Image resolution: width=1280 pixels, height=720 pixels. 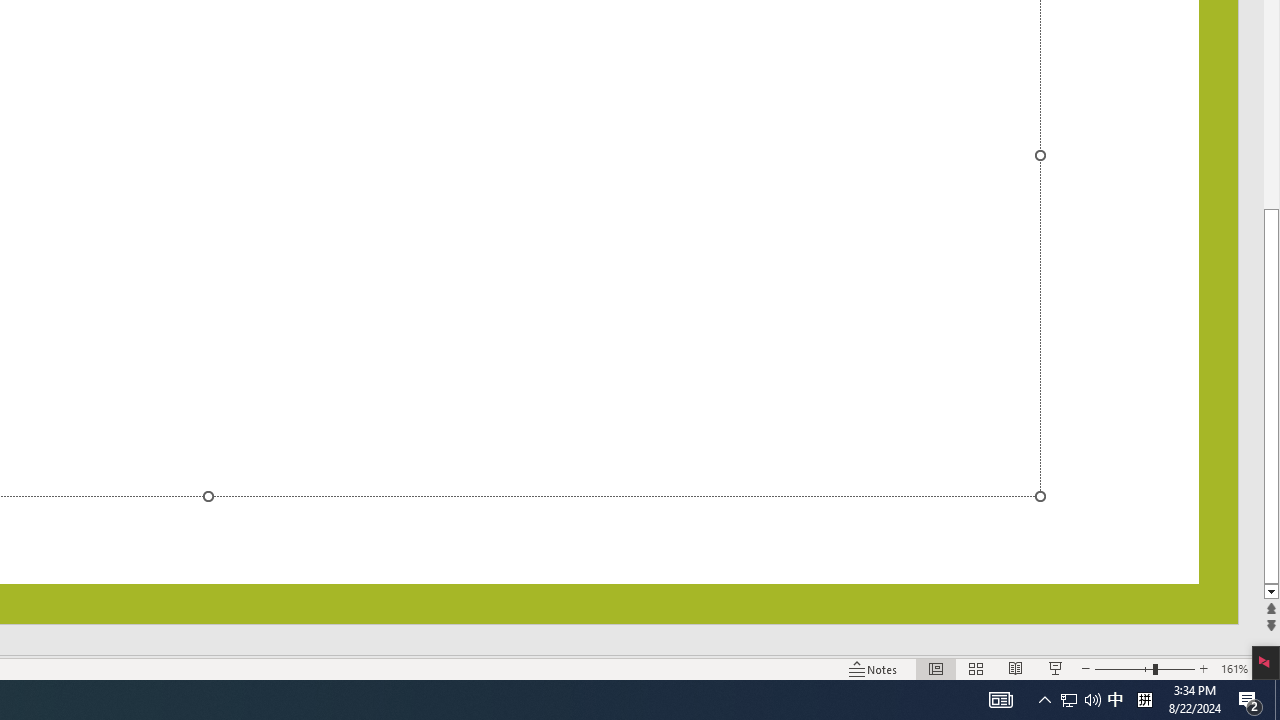 I want to click on 'Zoom 161%', so click(x=1233, y=669).